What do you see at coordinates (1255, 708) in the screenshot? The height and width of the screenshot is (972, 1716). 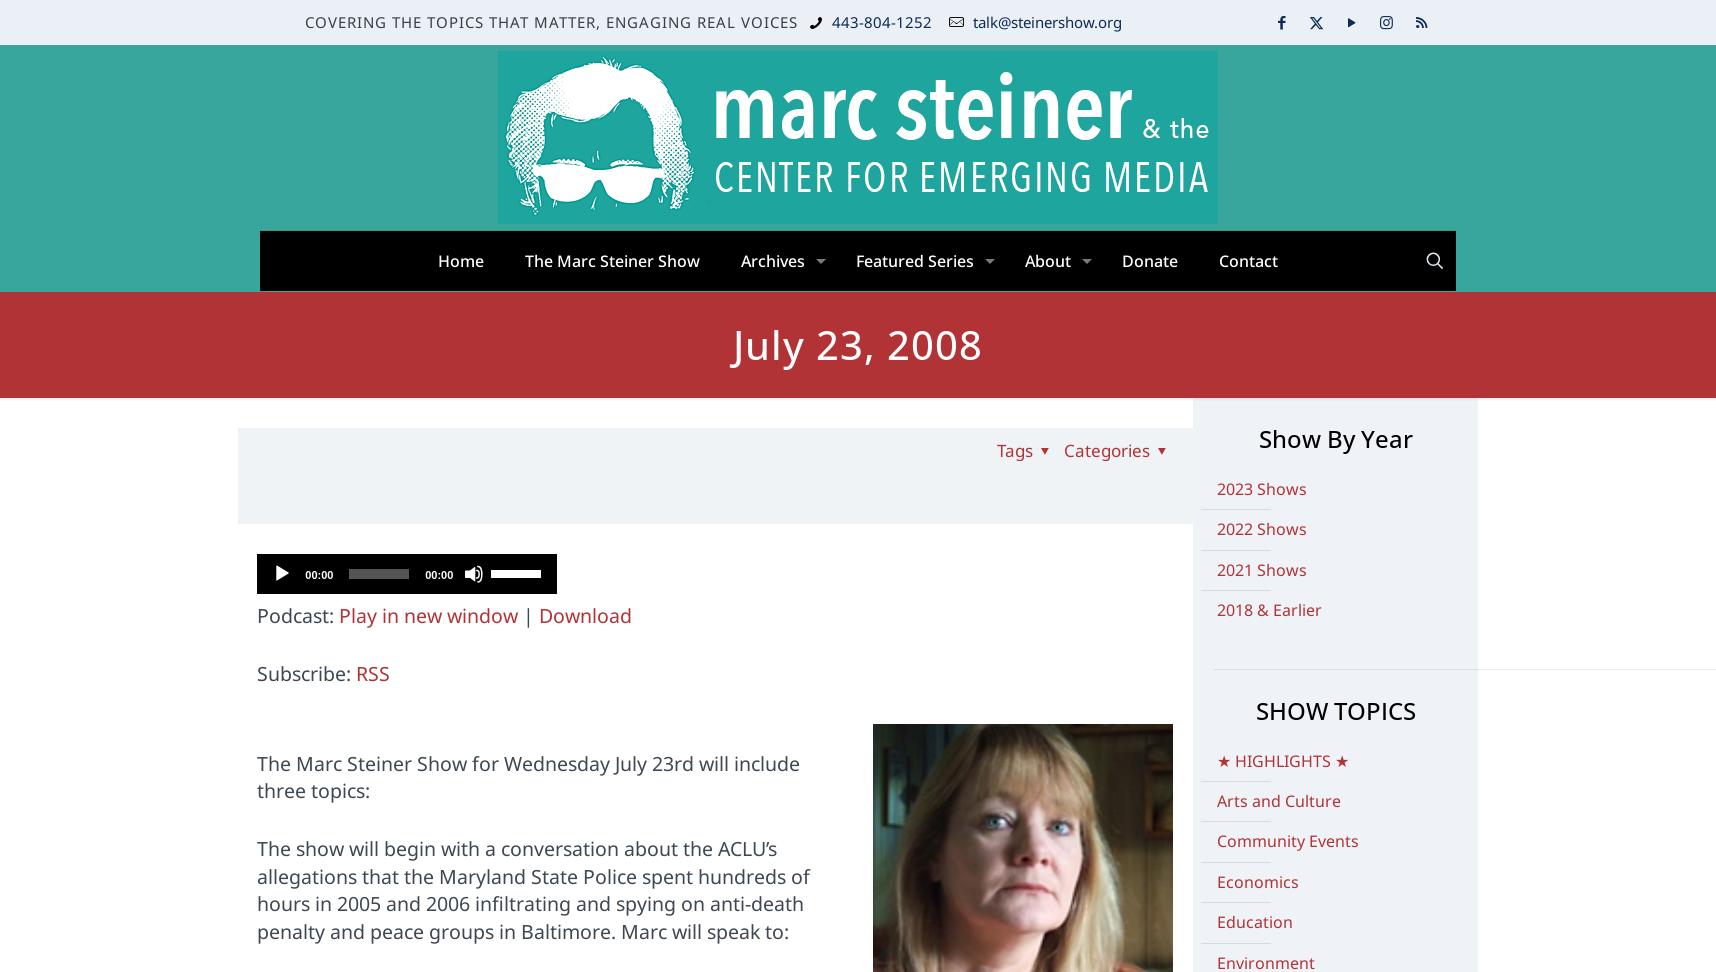 I see `'SHOW TOPICS'` at bounding box center [1255, 708].